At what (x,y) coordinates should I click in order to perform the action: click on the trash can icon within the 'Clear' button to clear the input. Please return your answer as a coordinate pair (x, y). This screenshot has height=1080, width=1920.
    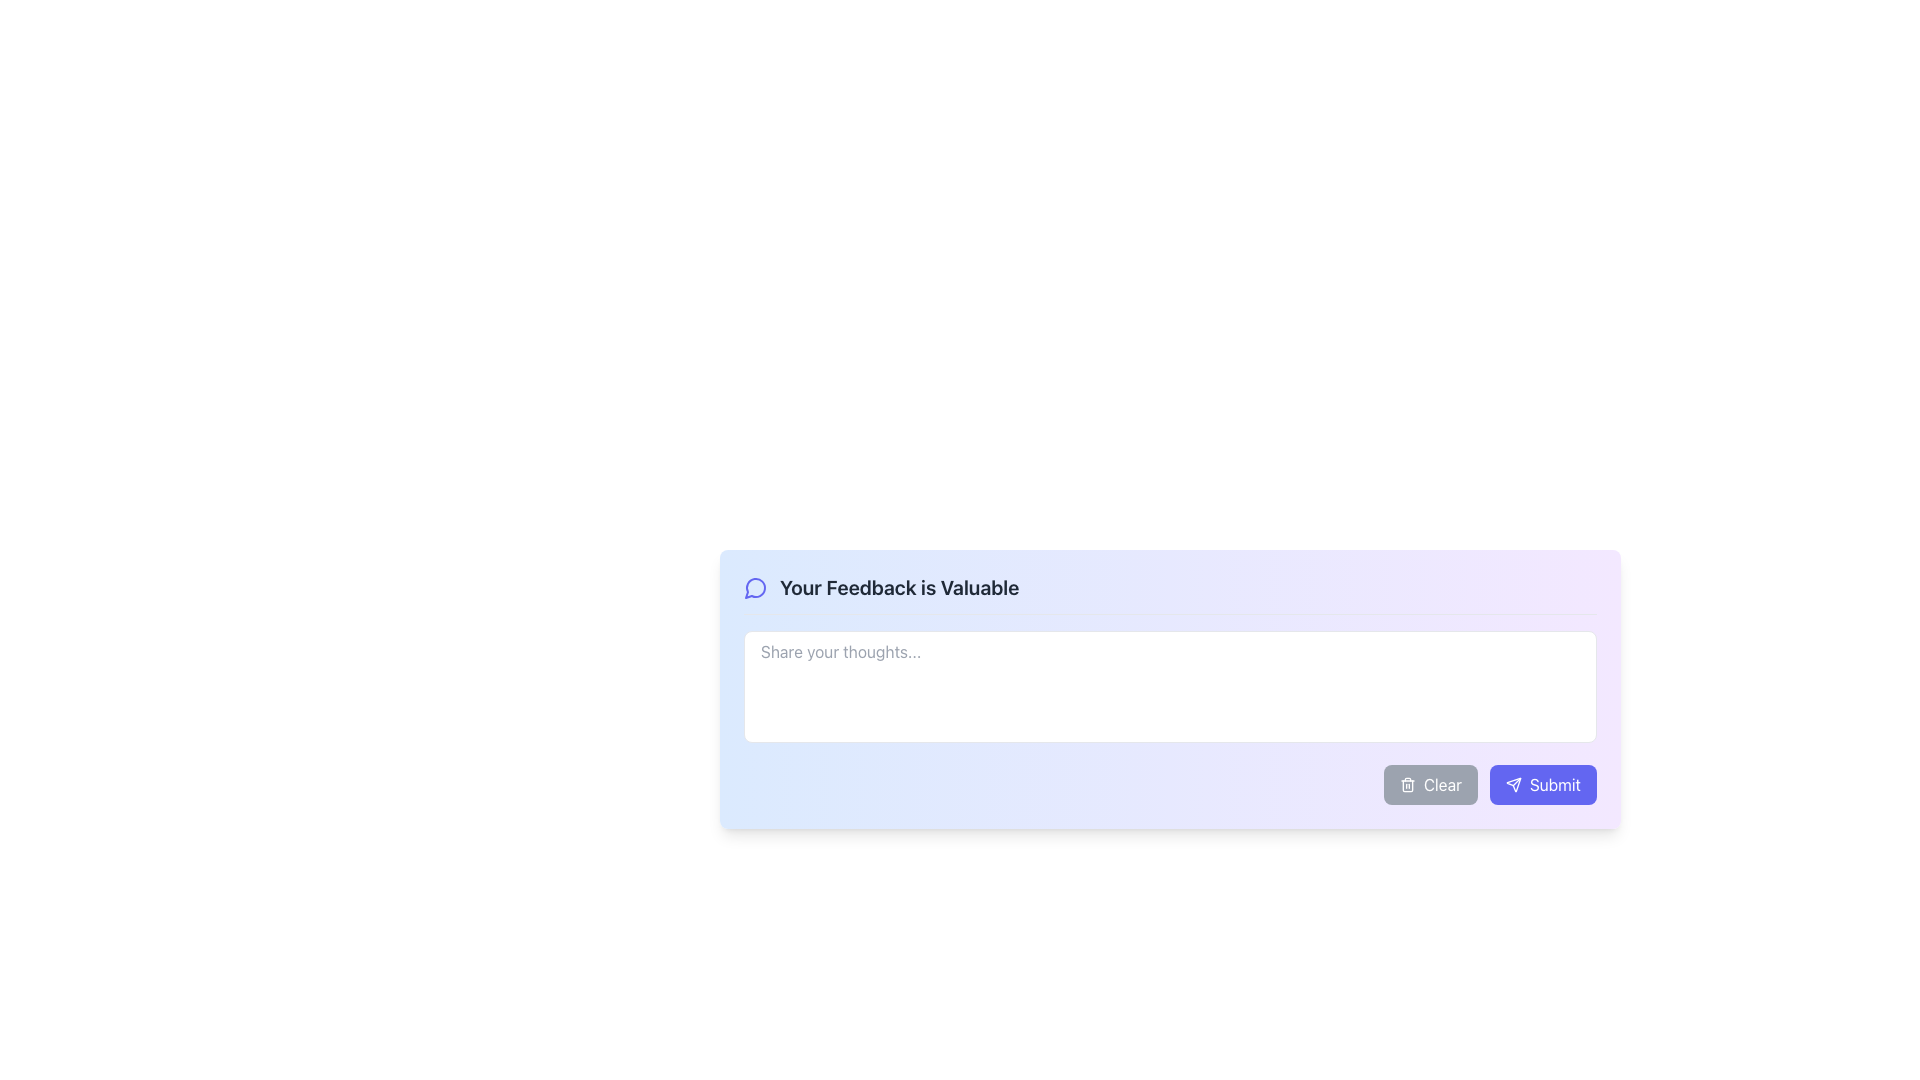
    Looking at the image, I should click on (1406, 784).